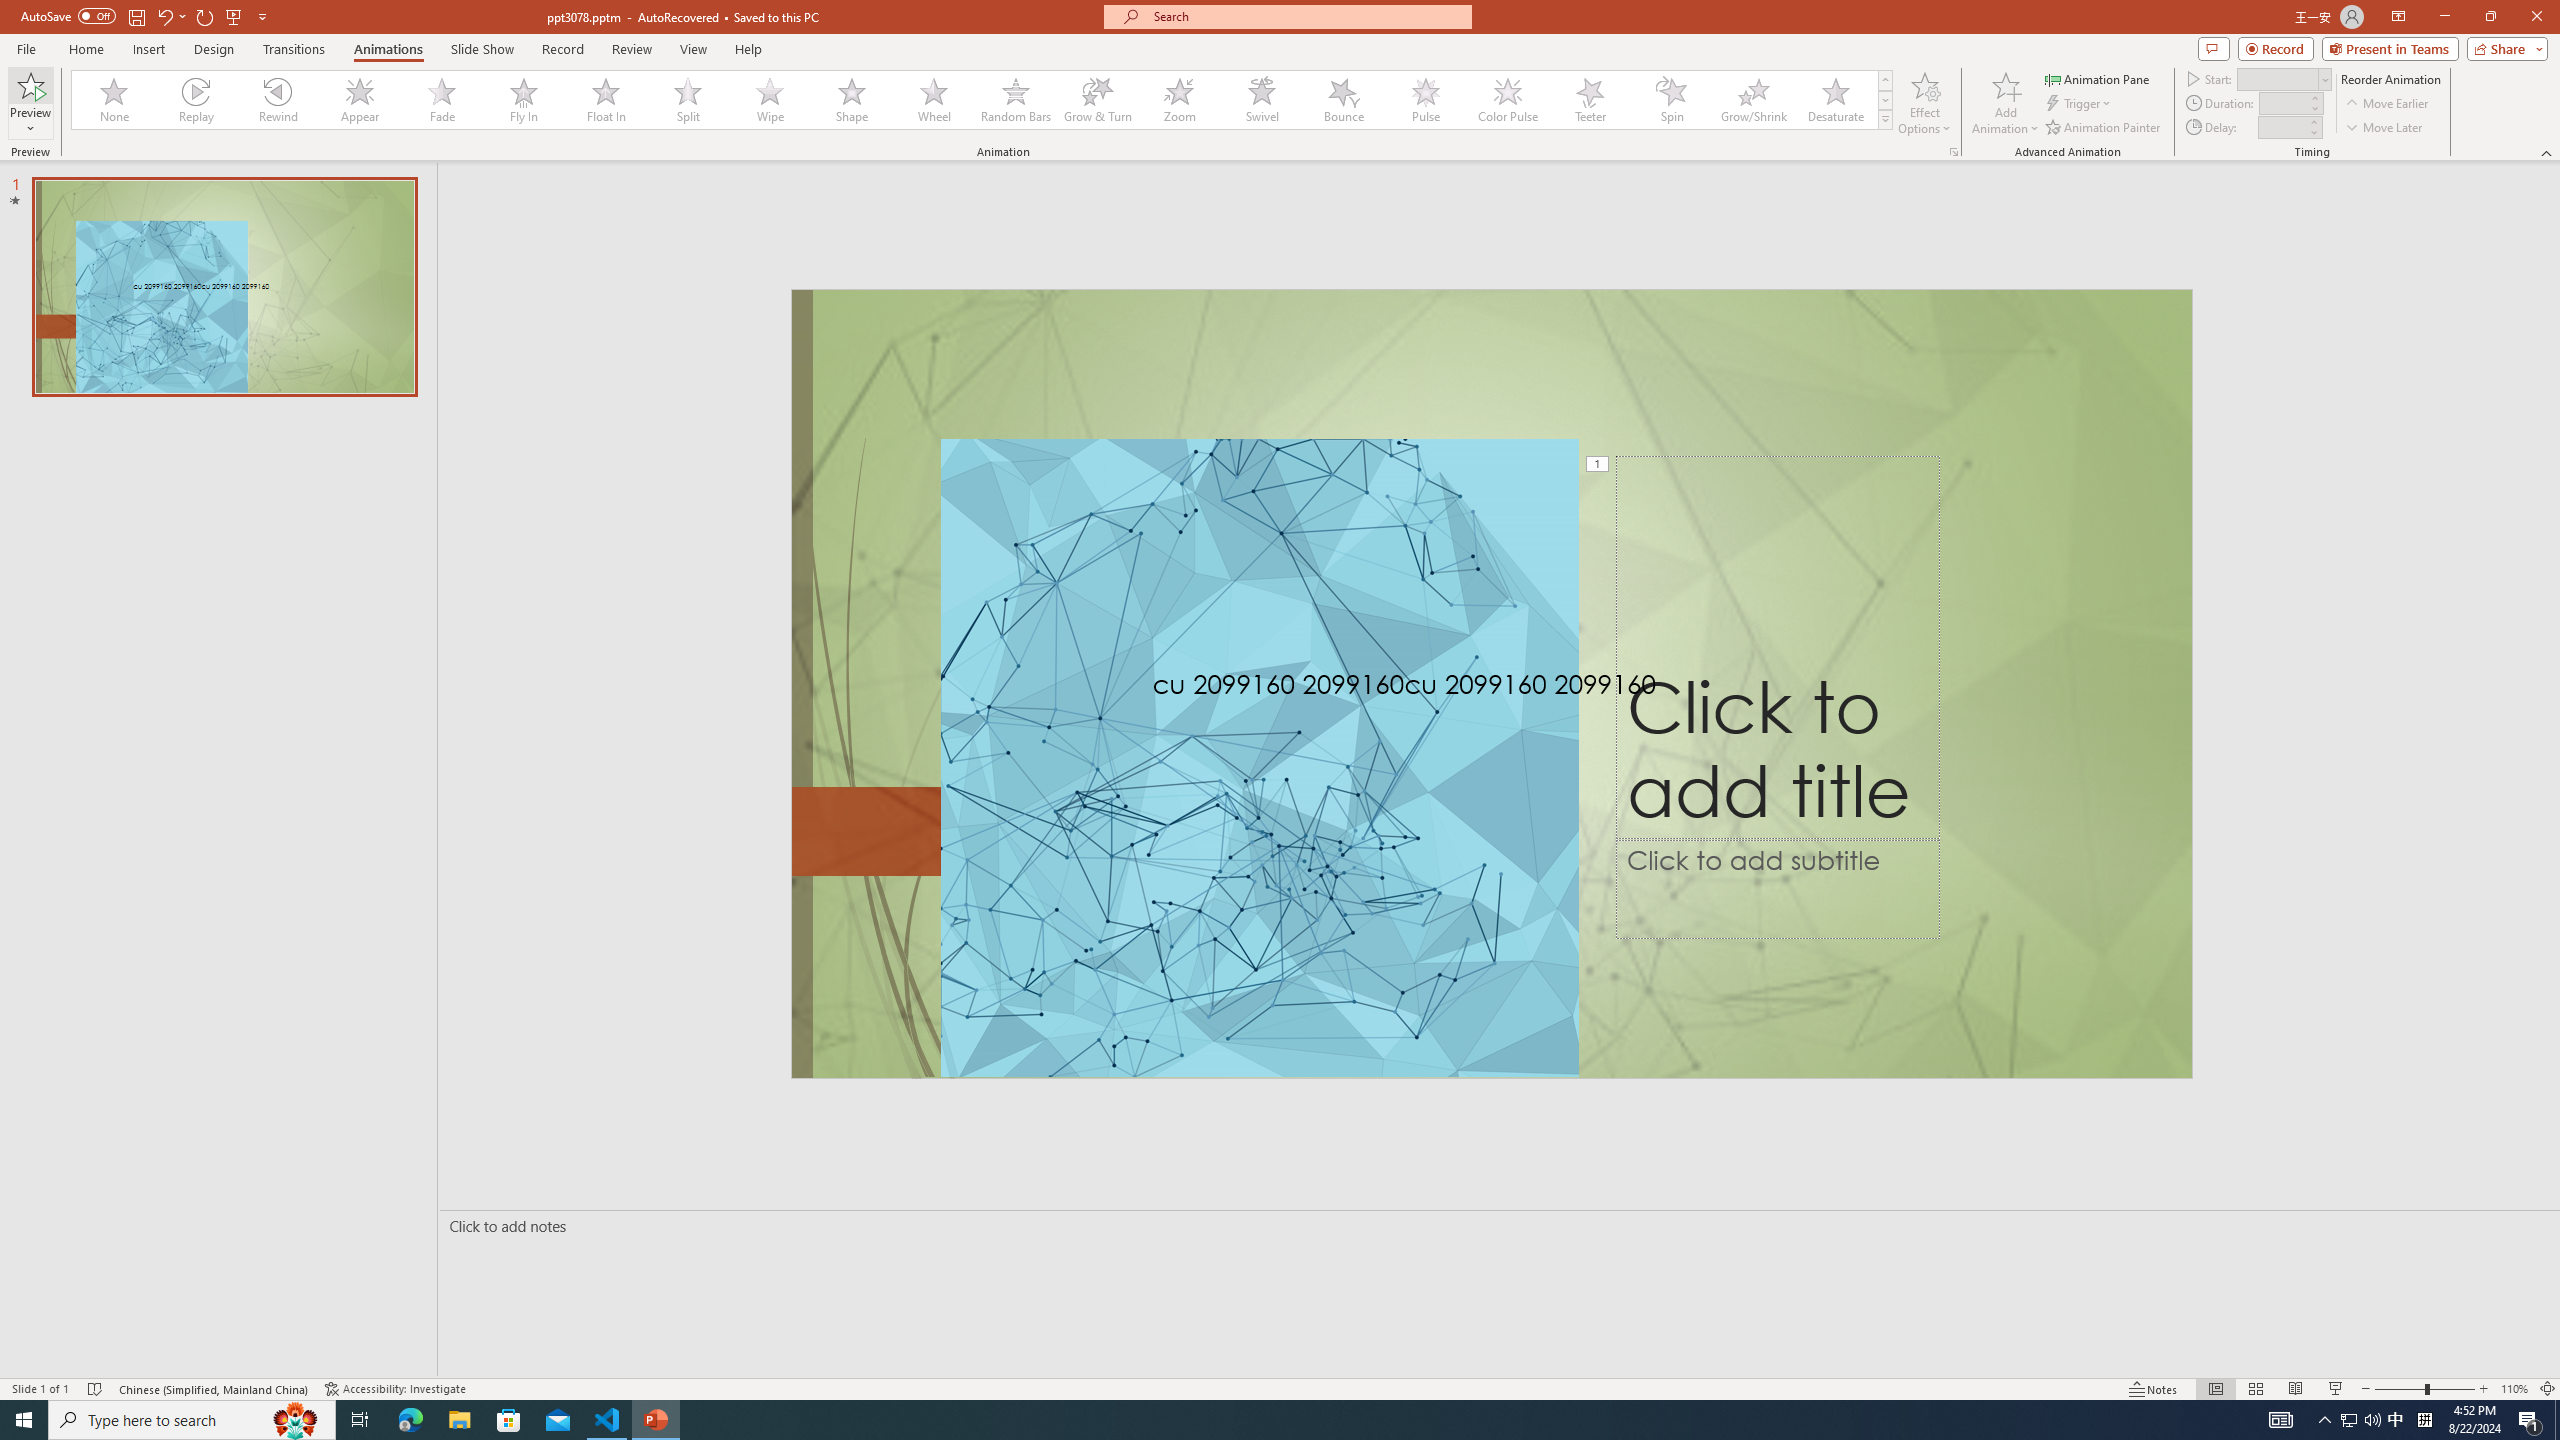  What do you see at coordinates (1261, 99) in the screenshot?
I see `'Swivel'` at bounding box center [1261, 99].